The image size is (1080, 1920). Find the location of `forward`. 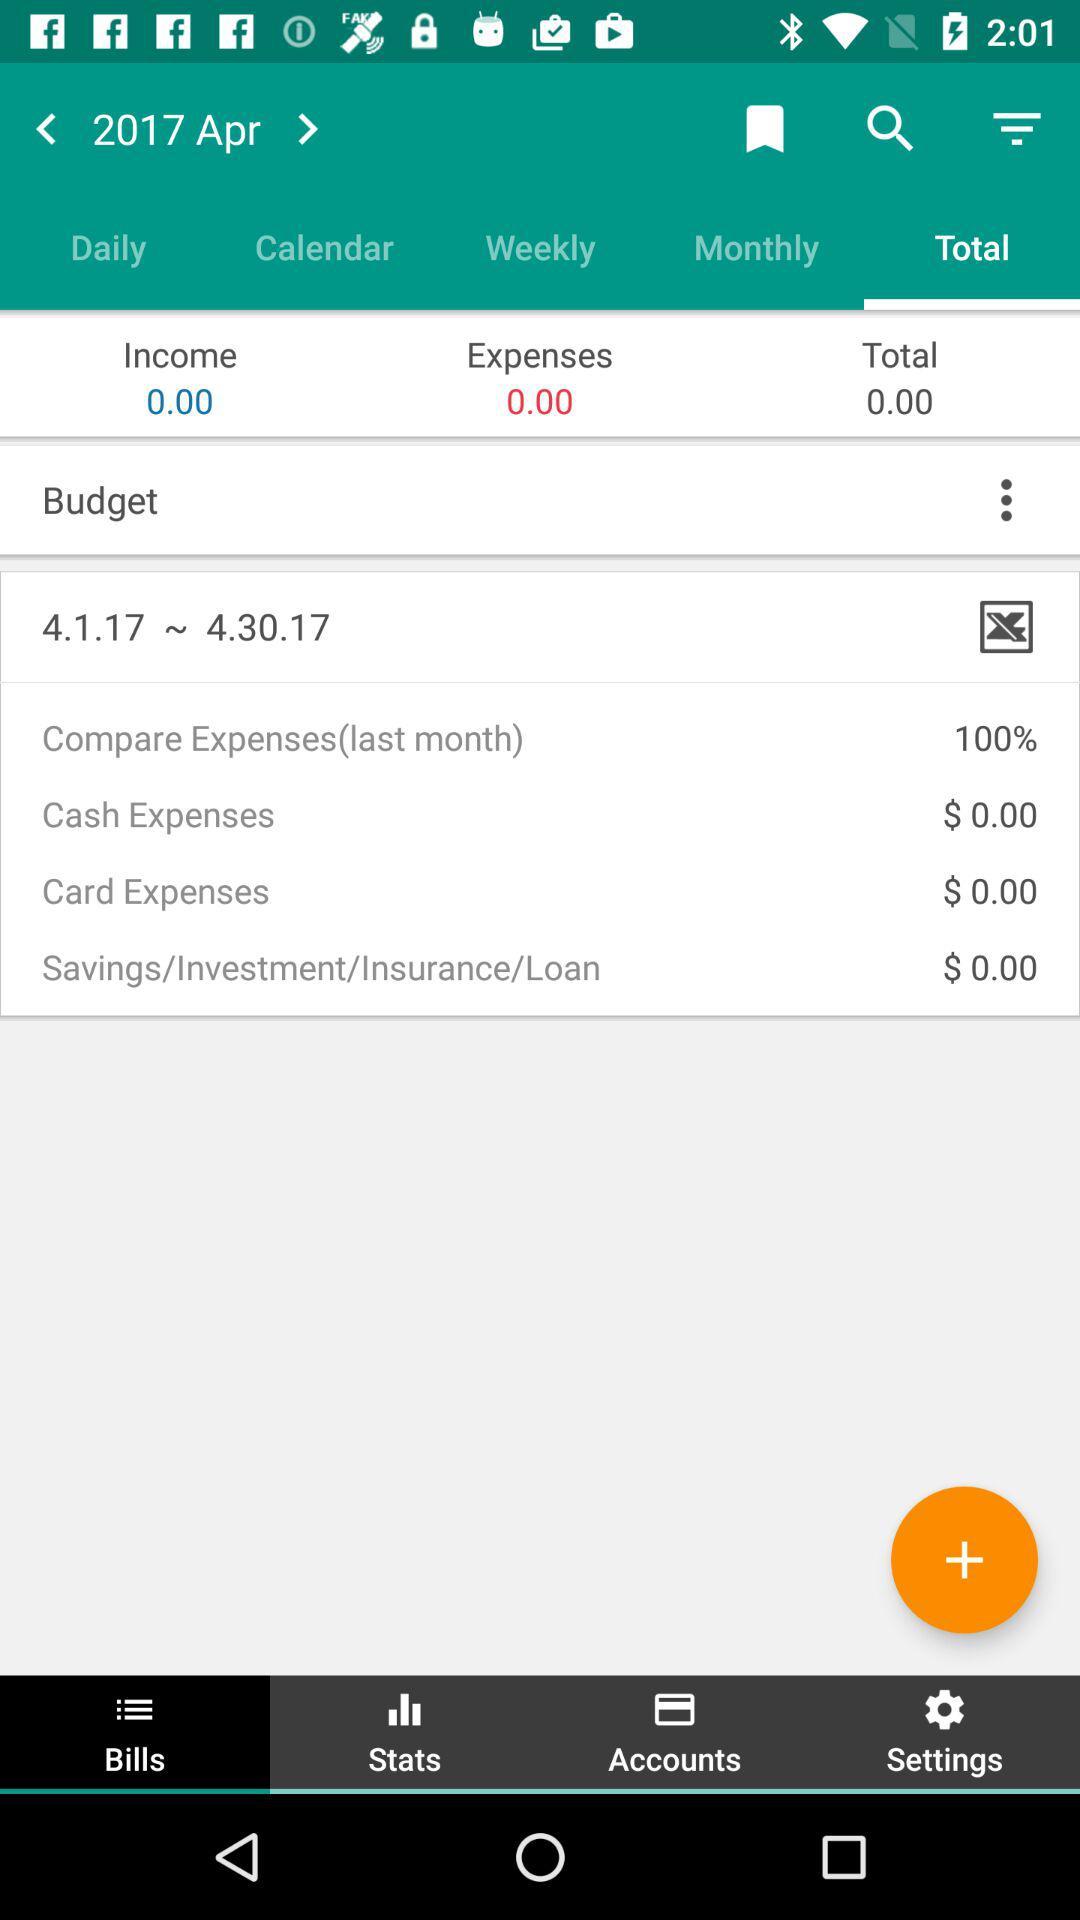

forward is located at coordinates (307, 127).